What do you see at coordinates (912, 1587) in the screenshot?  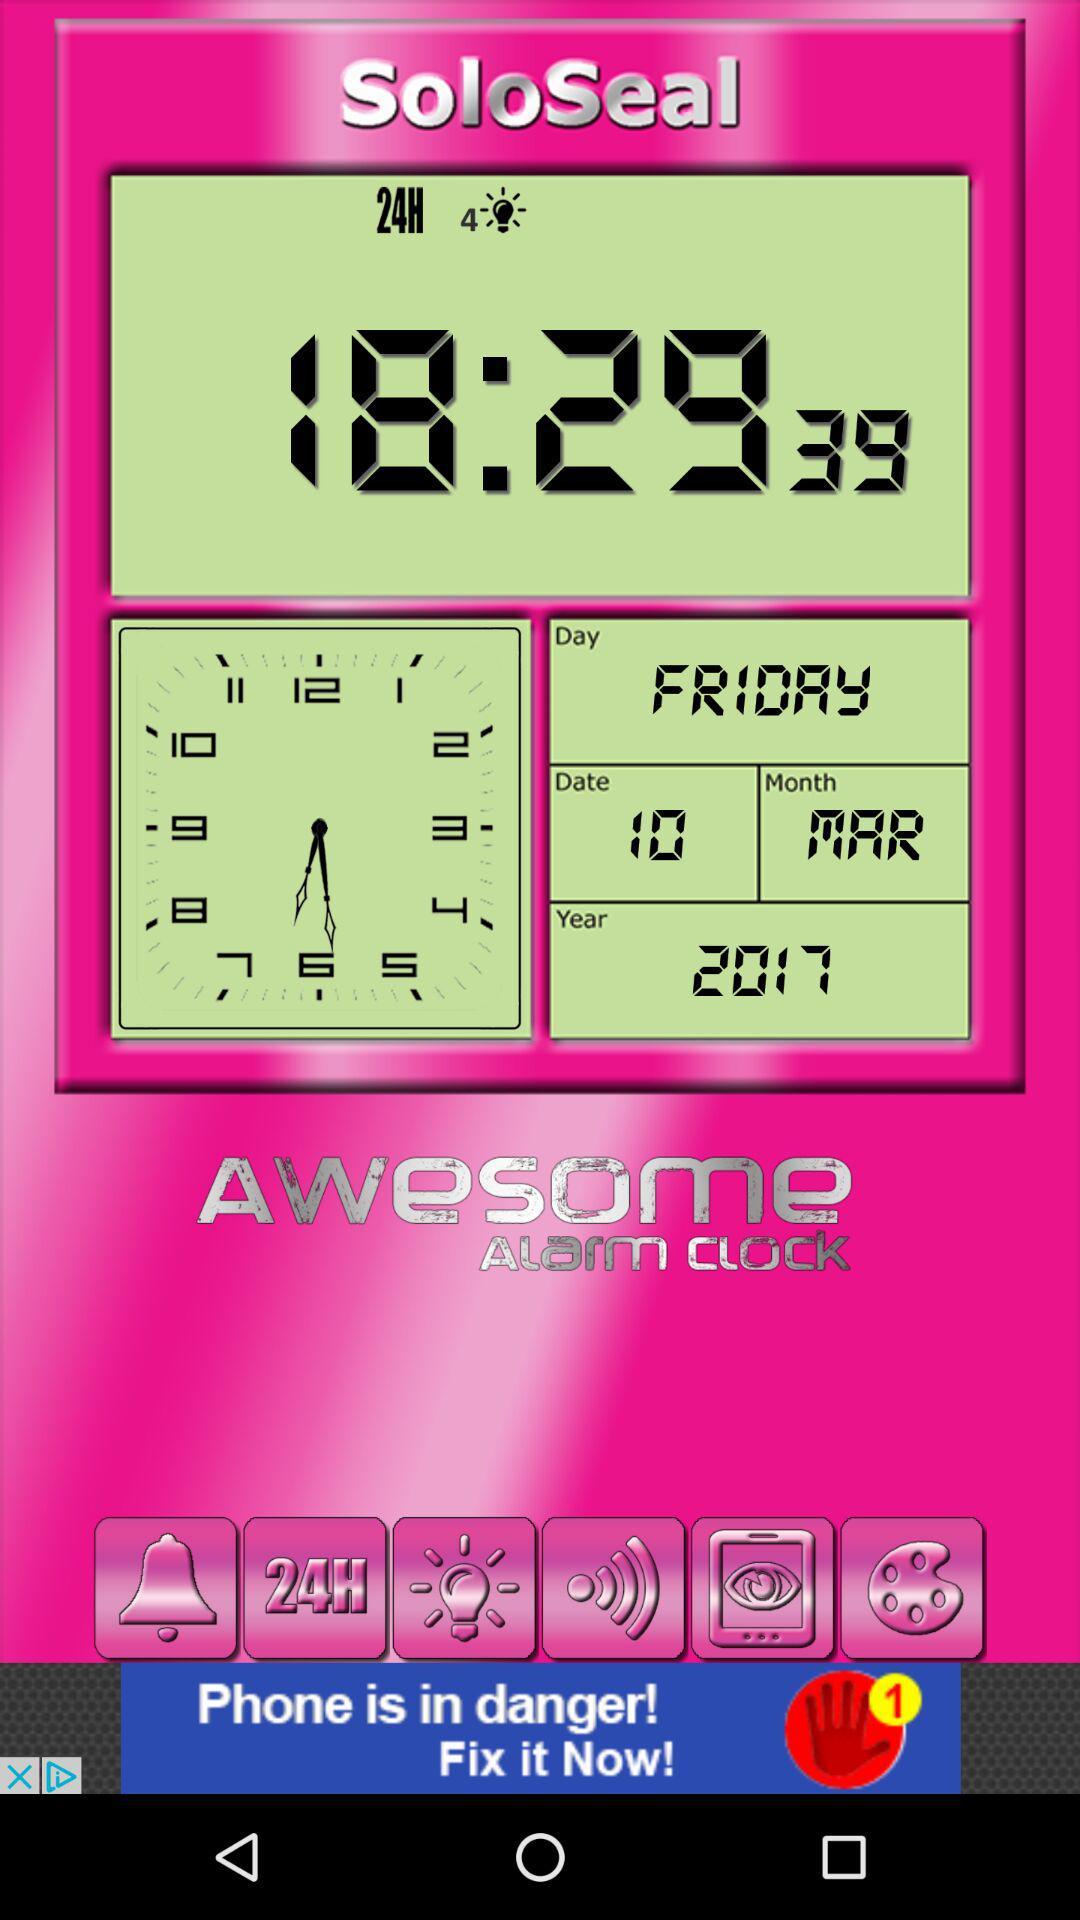 I see `color palette` at bounding box center [912, 1587].